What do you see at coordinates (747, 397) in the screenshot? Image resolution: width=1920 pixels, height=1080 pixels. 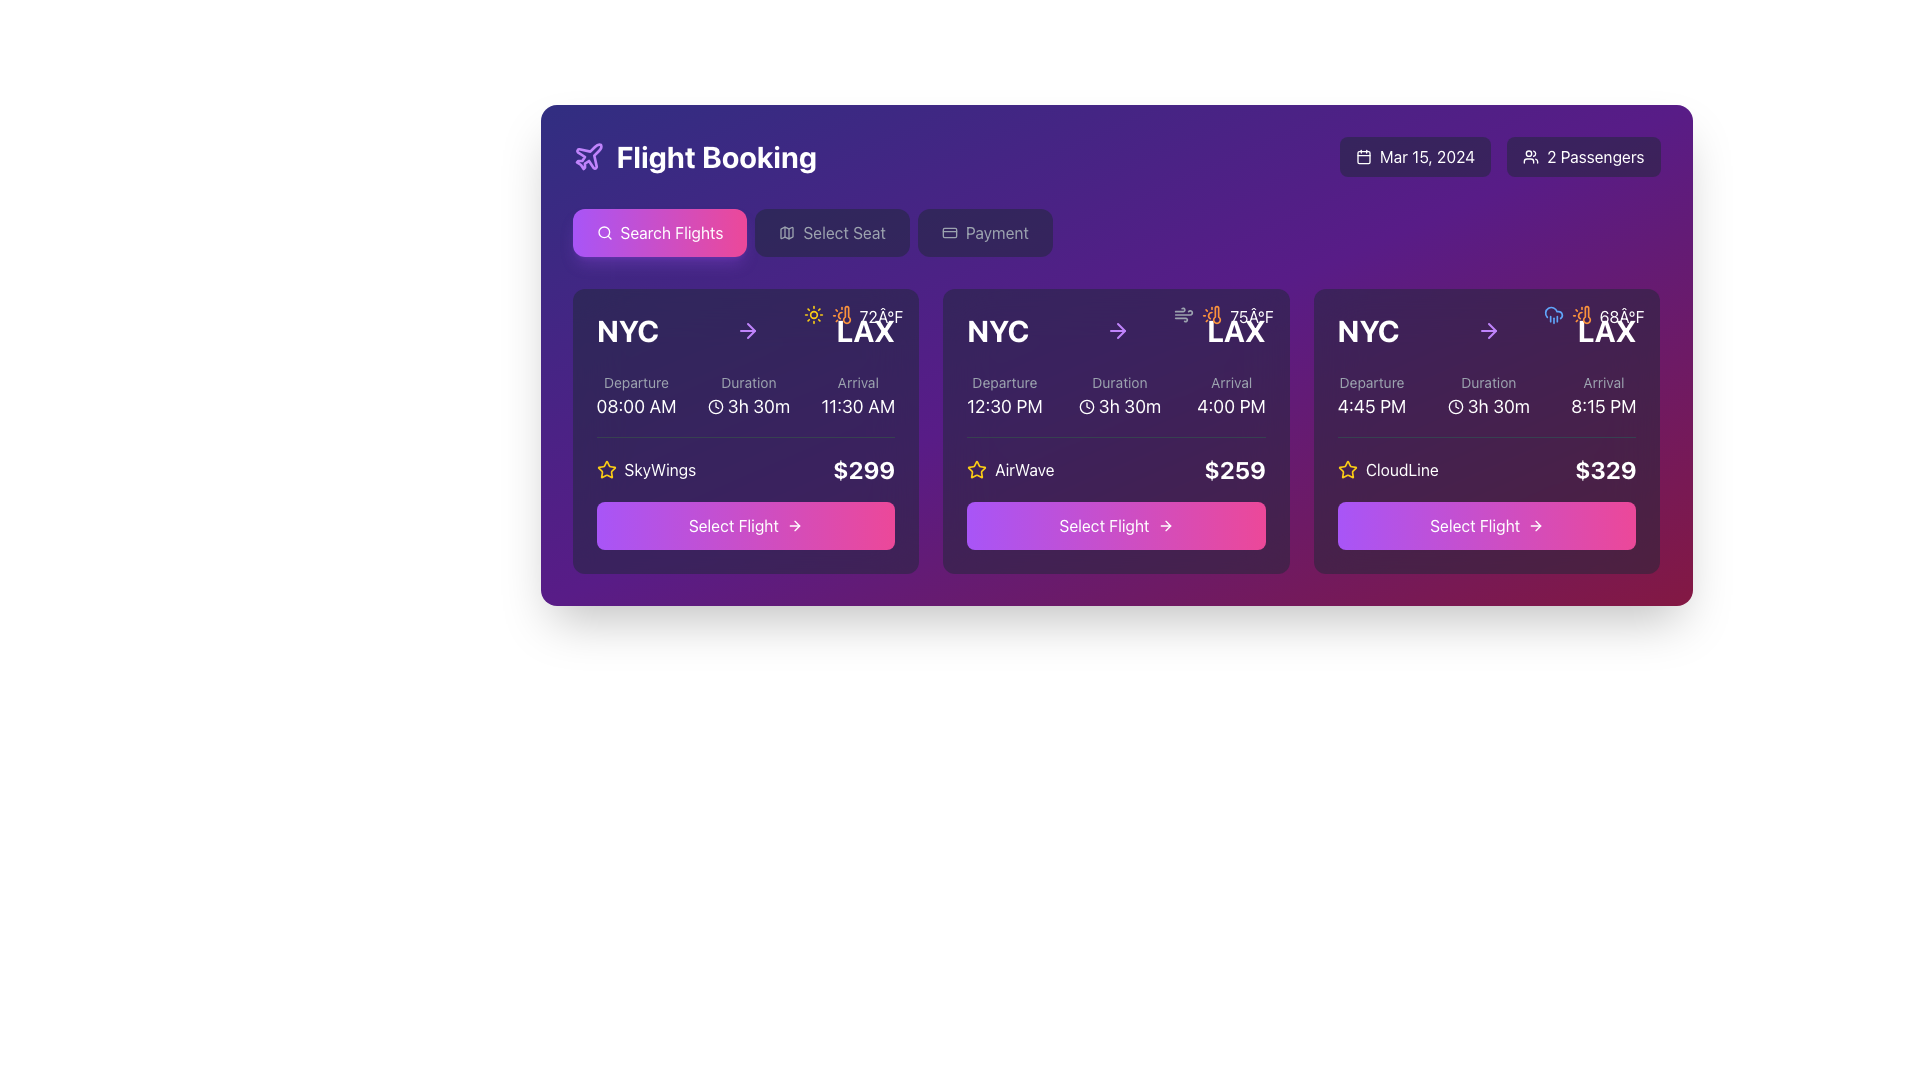 I see `the static text element that provides information about the duration of the selected flight, located in the 'Duration' section of the first flight card, above the price and below the 'NYC → LAX' flight route` at bounding box center [747, 397].